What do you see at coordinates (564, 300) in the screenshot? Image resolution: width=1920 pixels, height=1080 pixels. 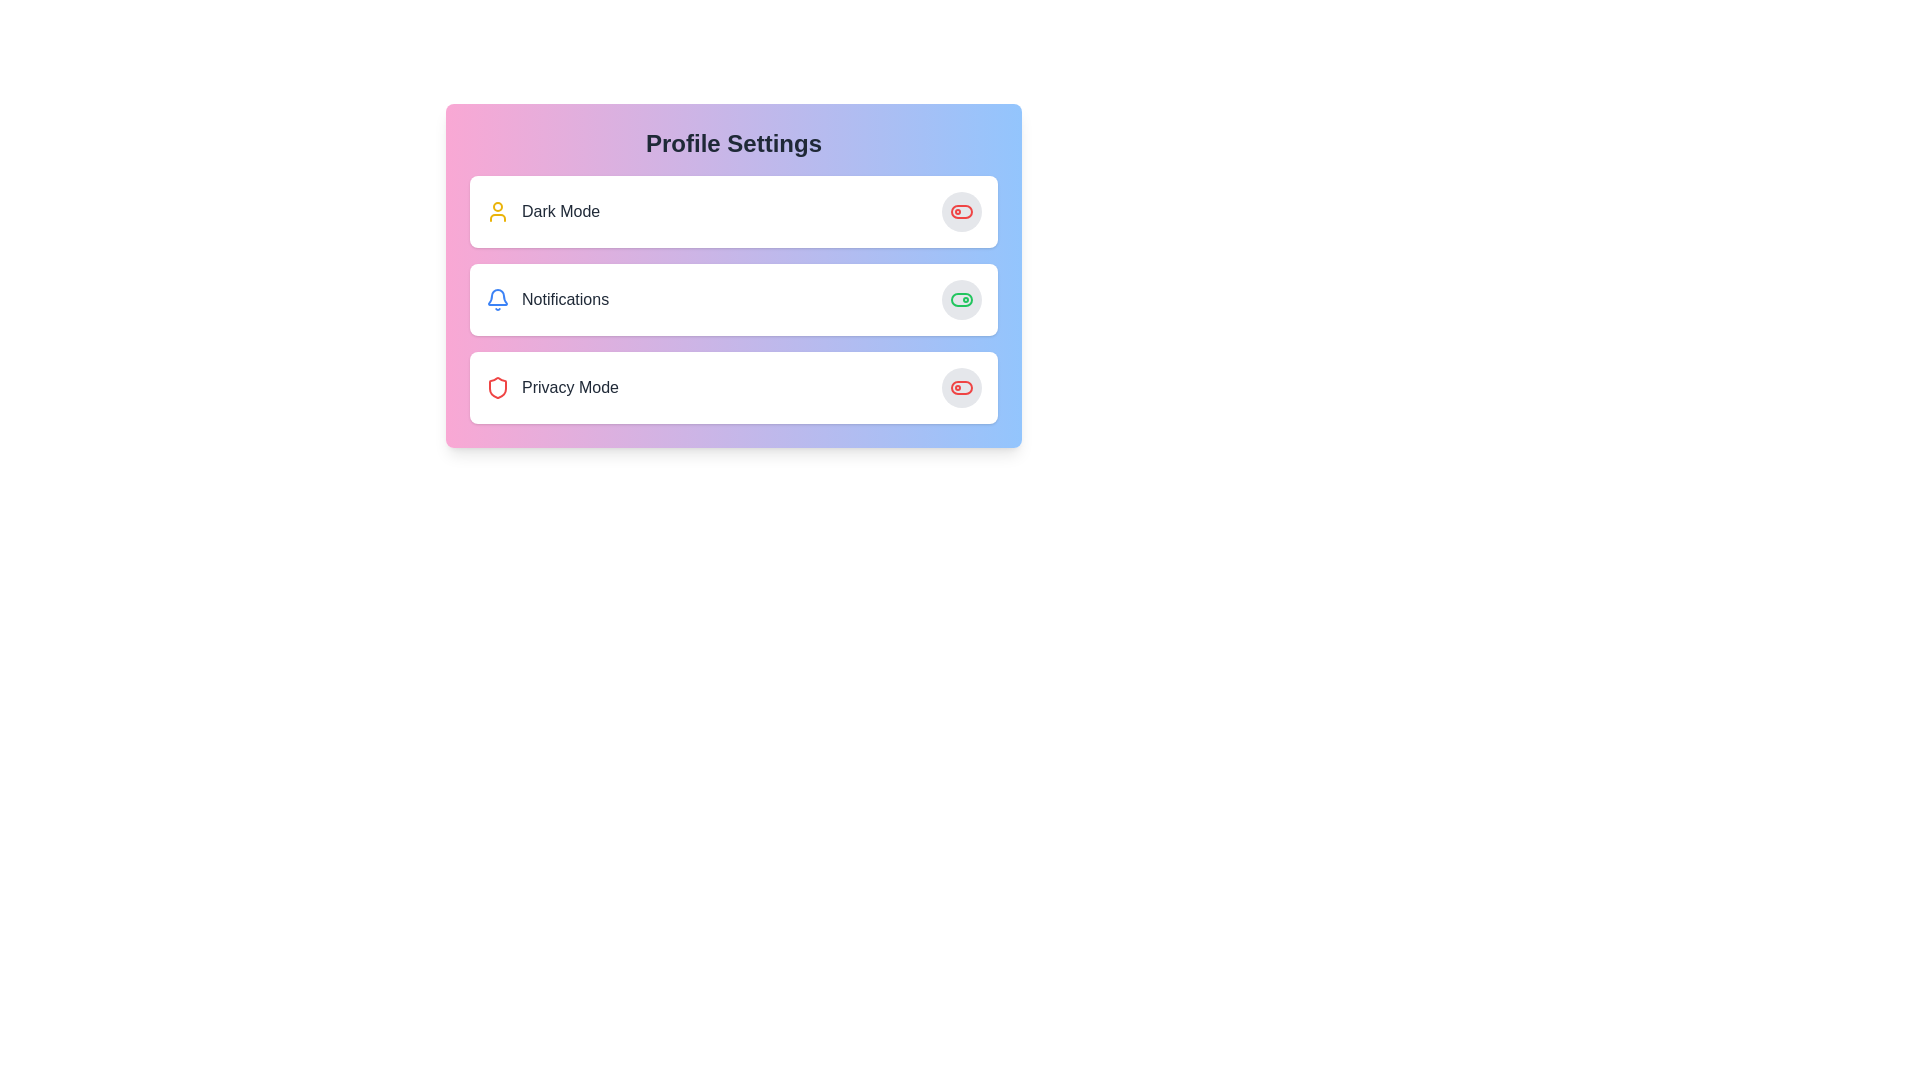 I see `'notifications' label text, which is the second textual component in the settings panel, located between 'Dark Mode' and 'Privacy Mode'` at bounding box center [564, 300].